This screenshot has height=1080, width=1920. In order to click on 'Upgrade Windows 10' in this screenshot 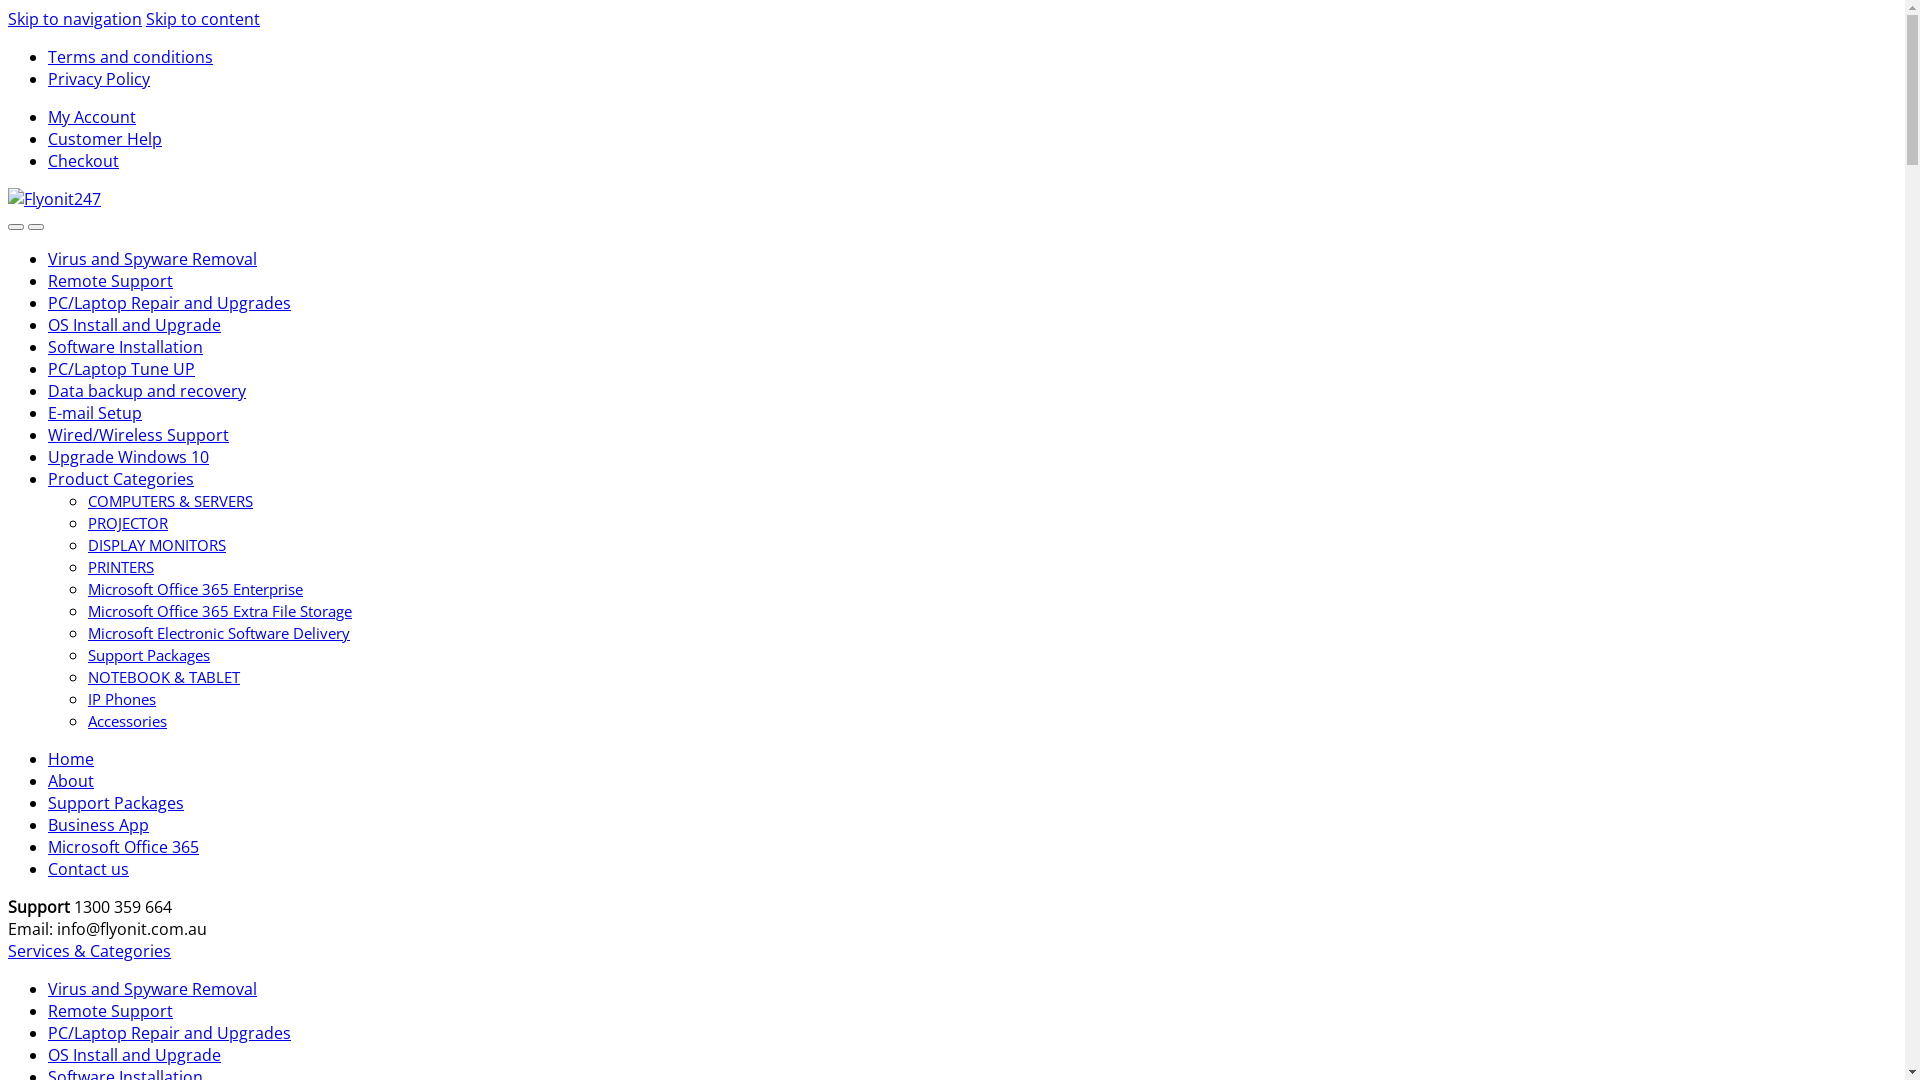, I will do `click(127, 456)`.